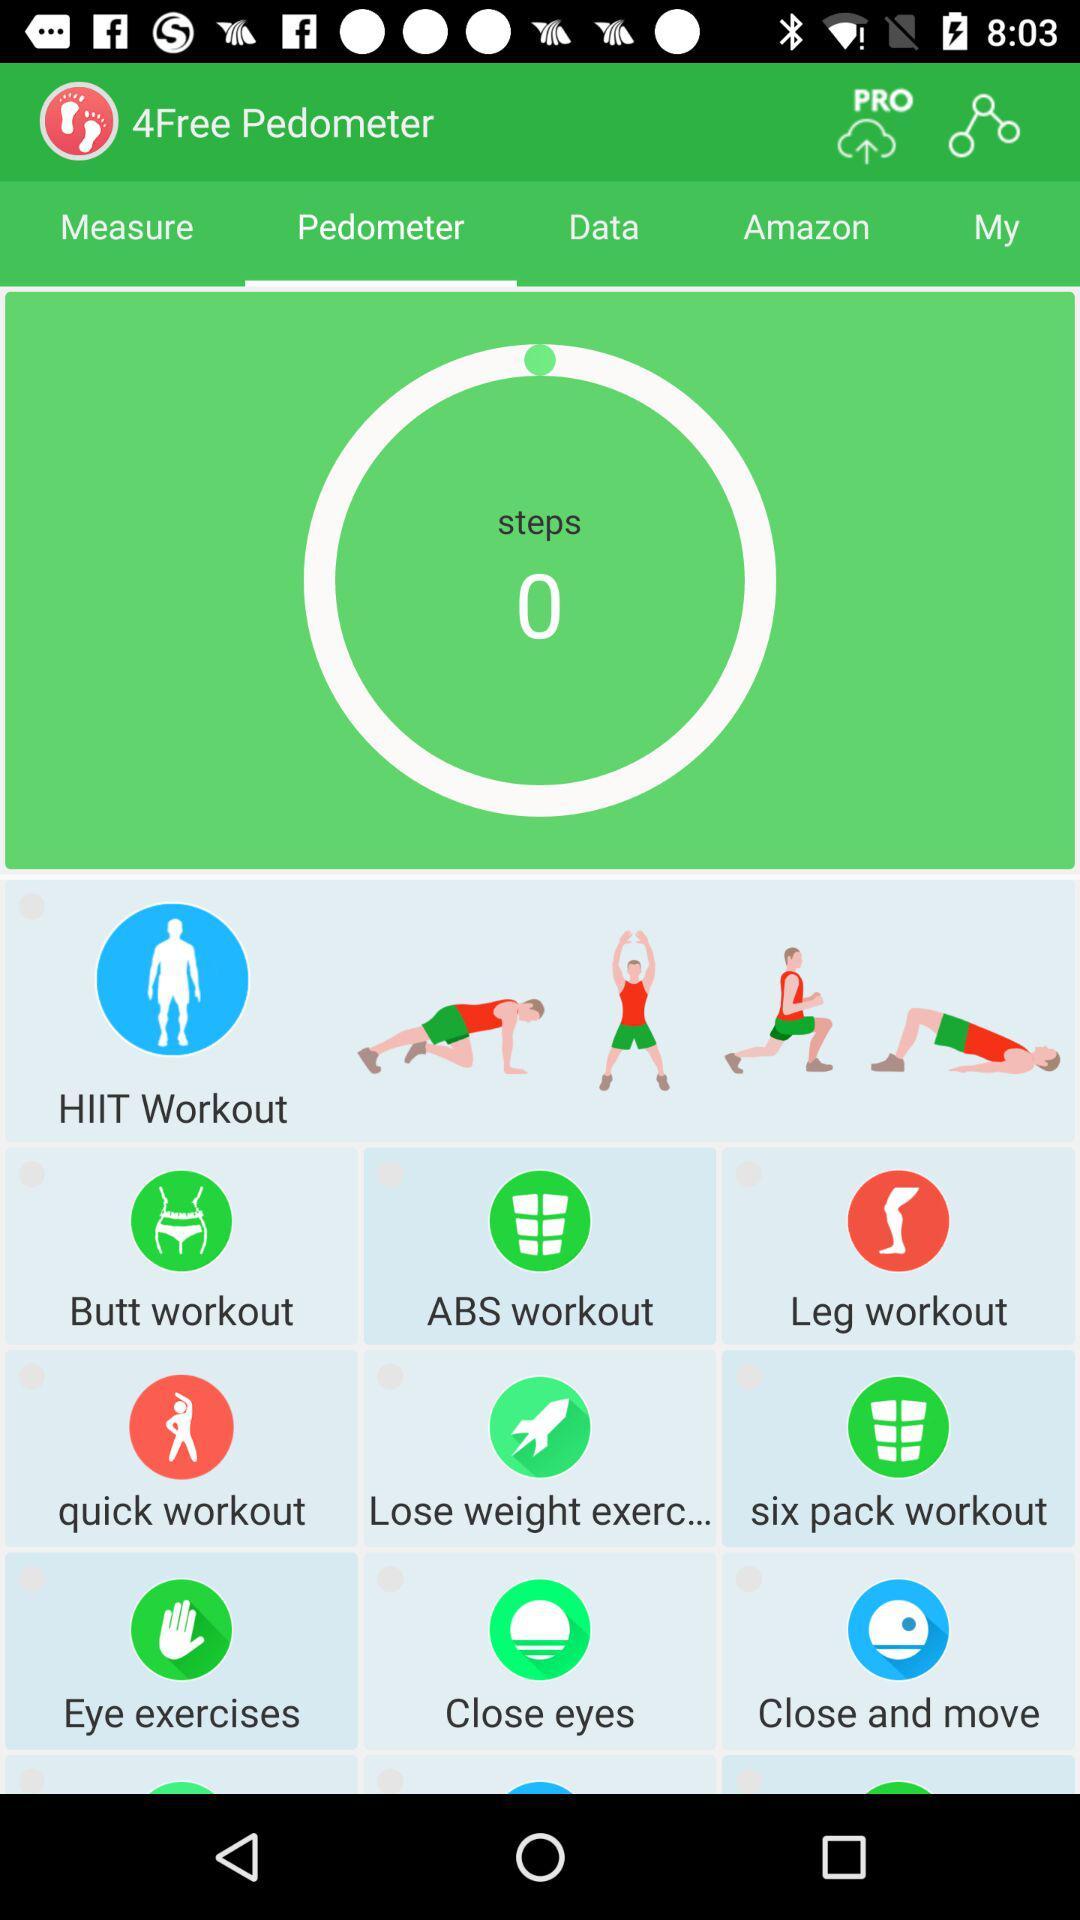 This screenshot has width=1080, height=1920. Describe the element at coordinates (805, 243) in the screenshot. I see `the app to the right of the data icon` at that location.